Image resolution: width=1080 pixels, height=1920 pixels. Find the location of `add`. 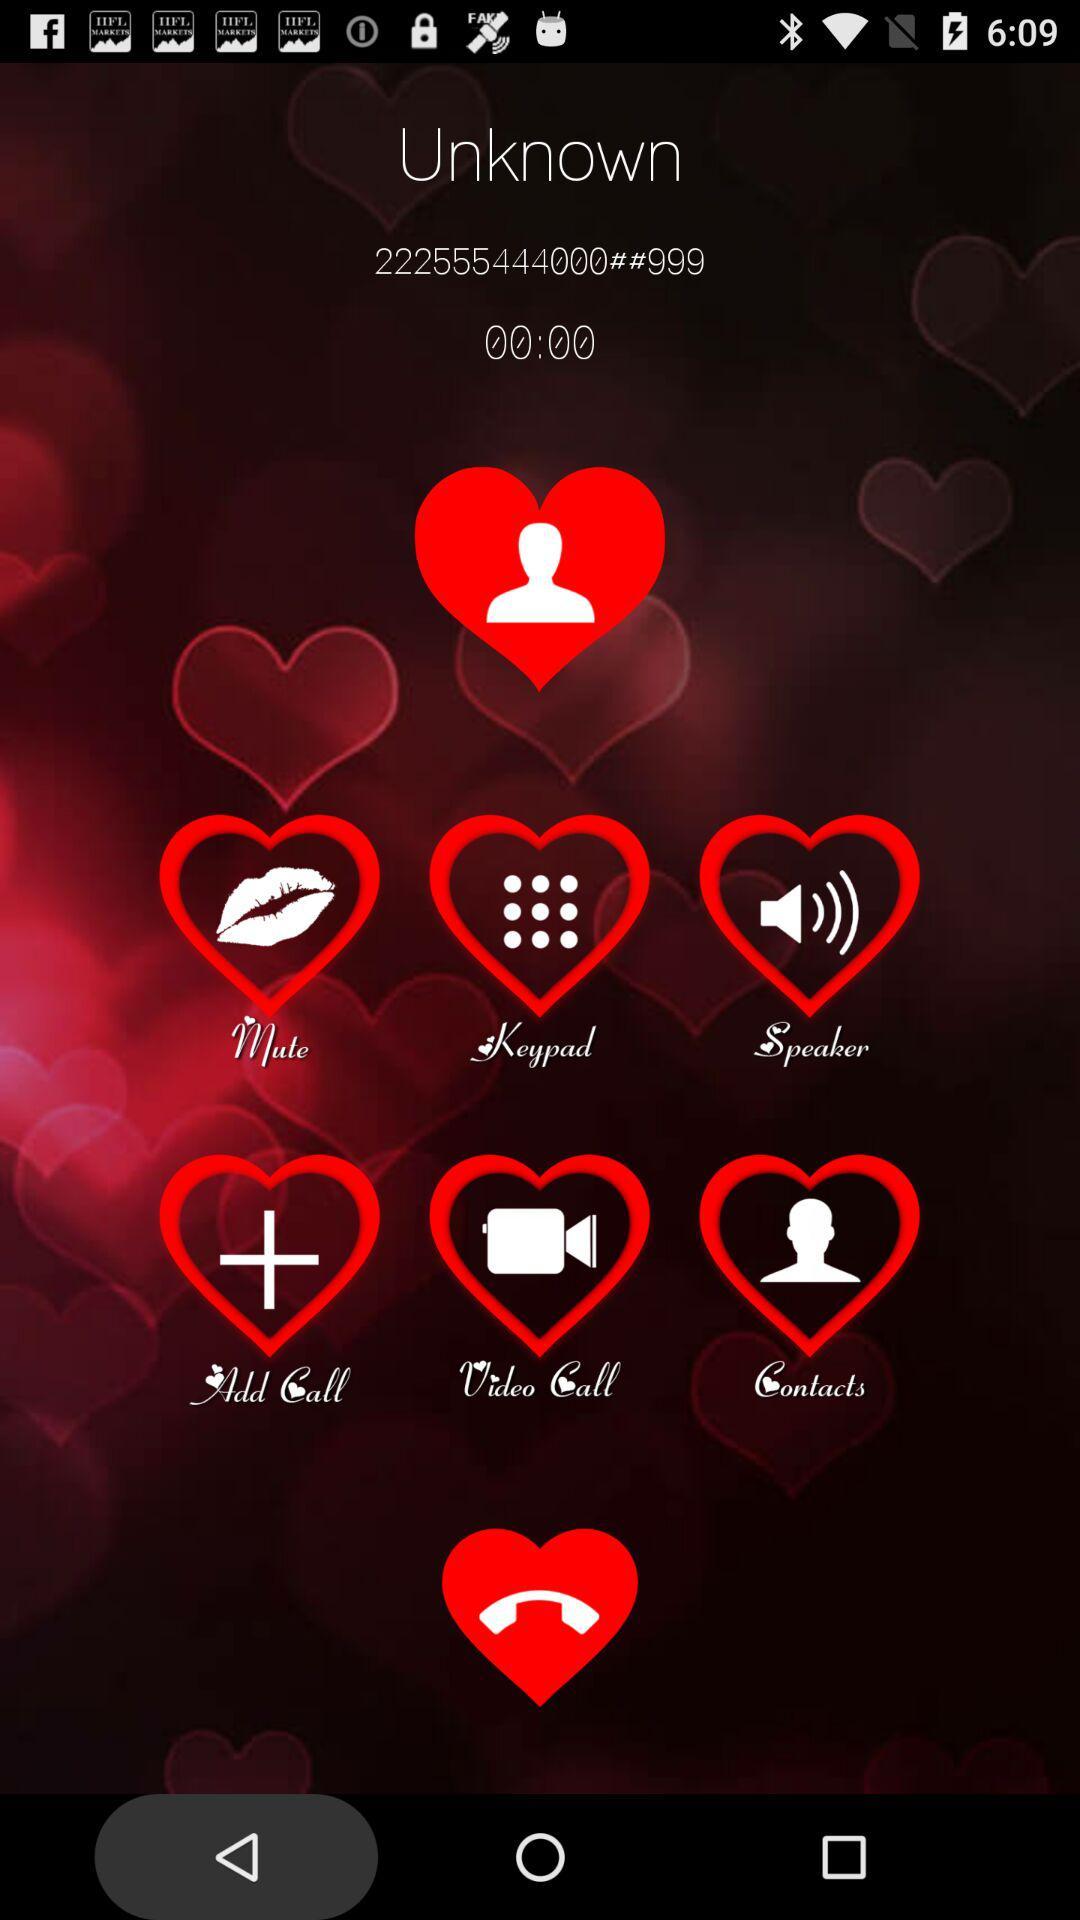

add is located at coordinates (270, 1276).